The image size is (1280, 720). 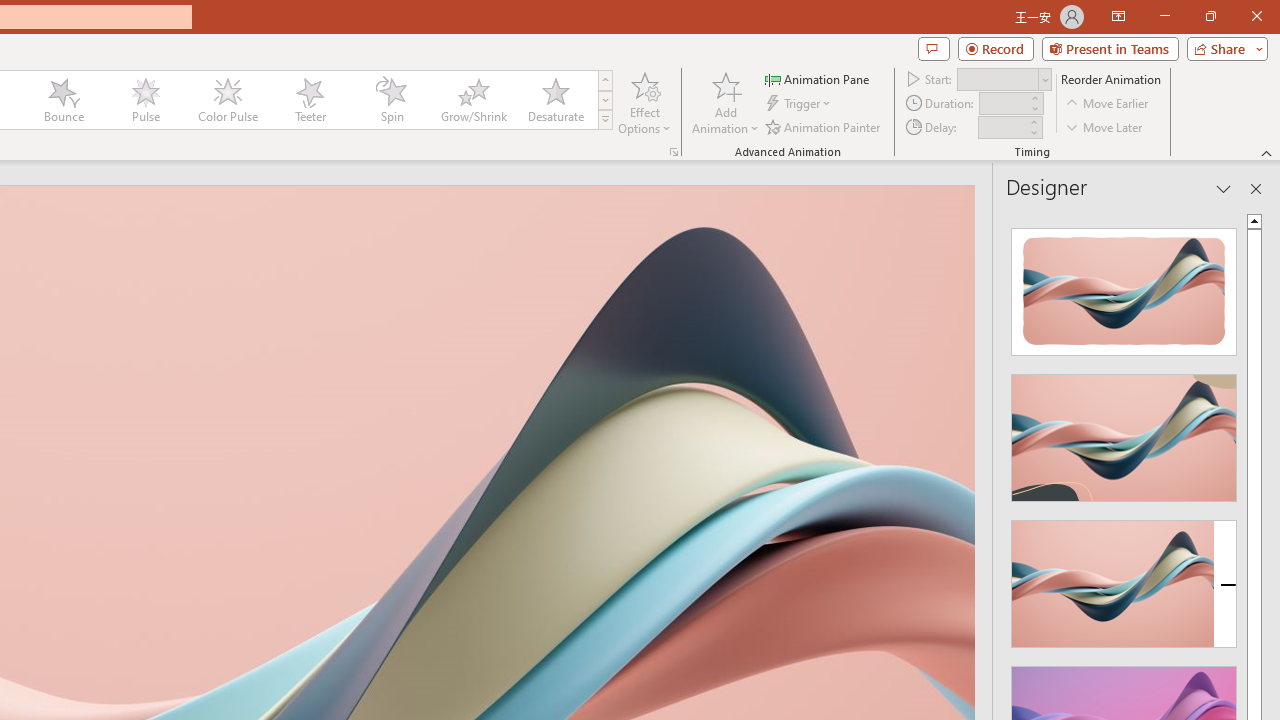 I want to click on 'Animation Pane', so click(x=818, y=78).